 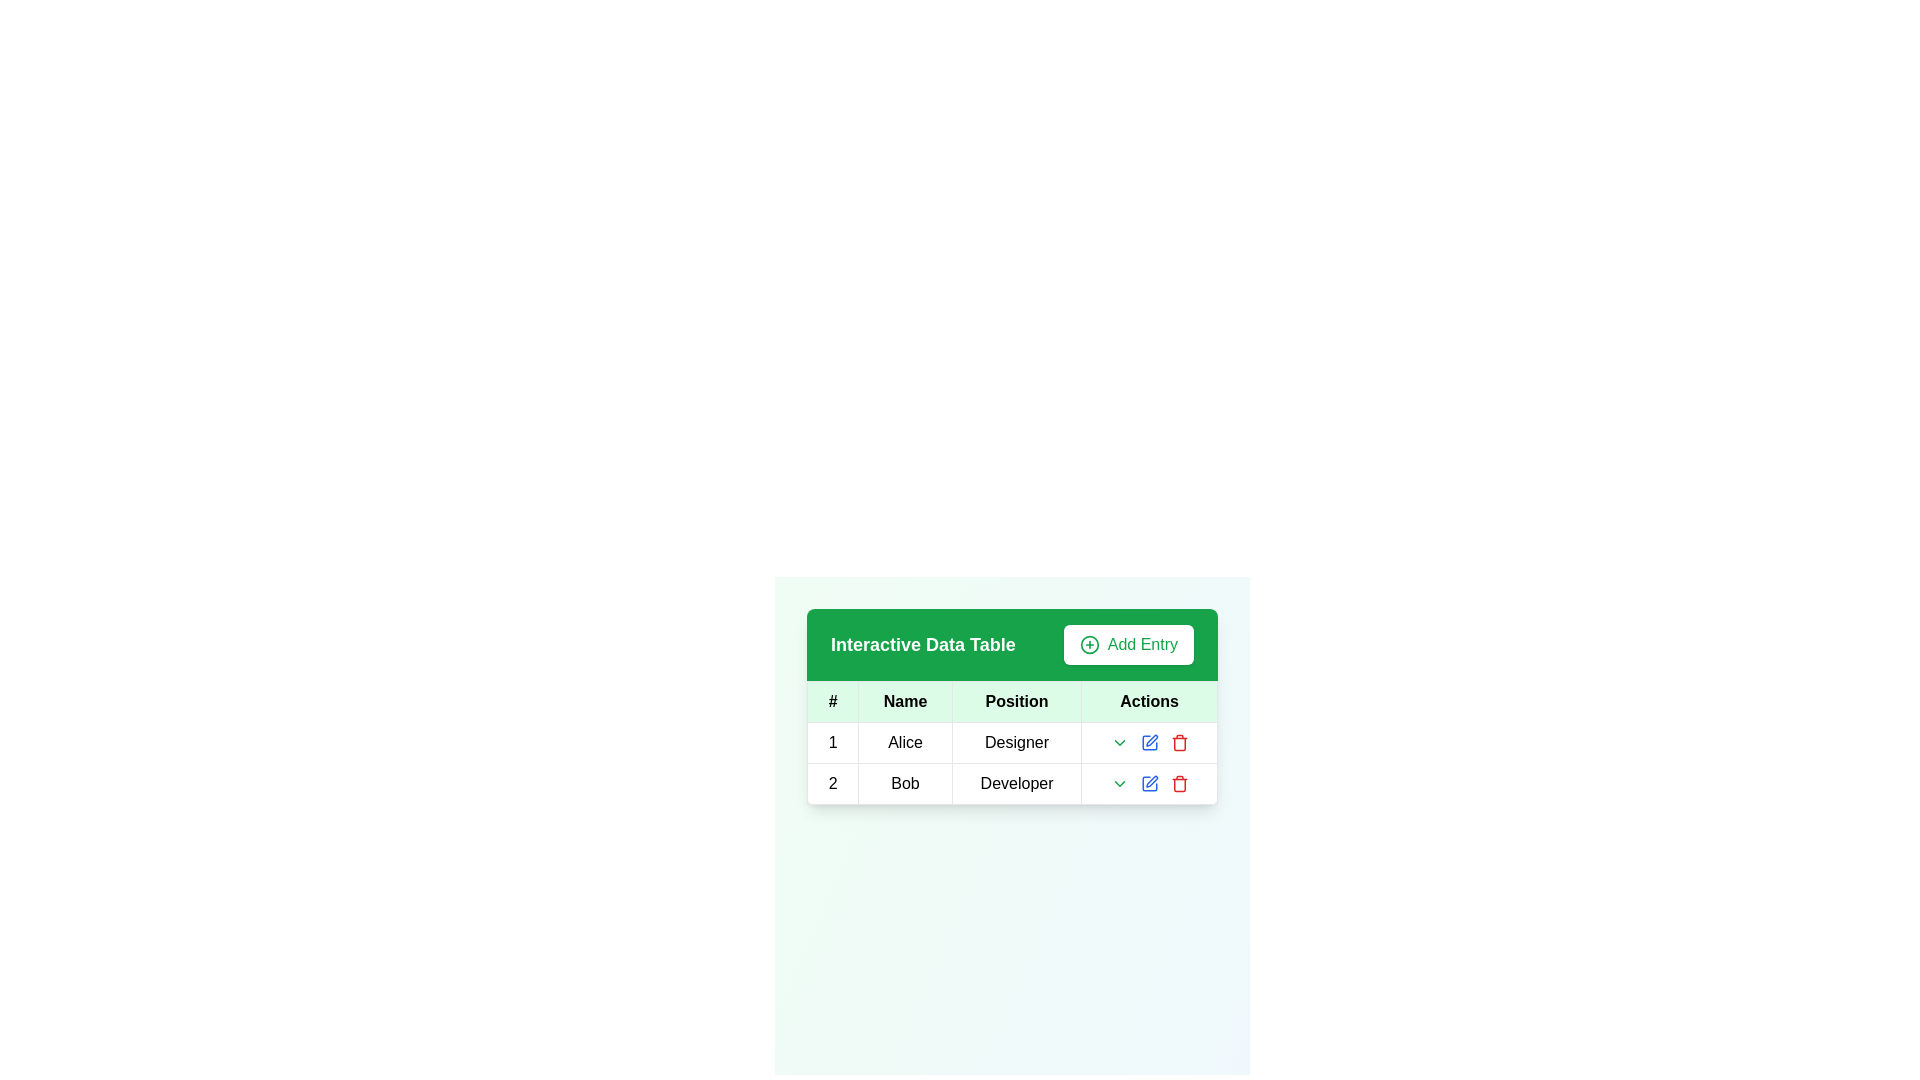 What do you see at coordinates (1088, 644) in the screenshot?
I see `the add icon located within the 'Add Entry' button in the top-right corner of the interface` at bounding box center [1088, 644].